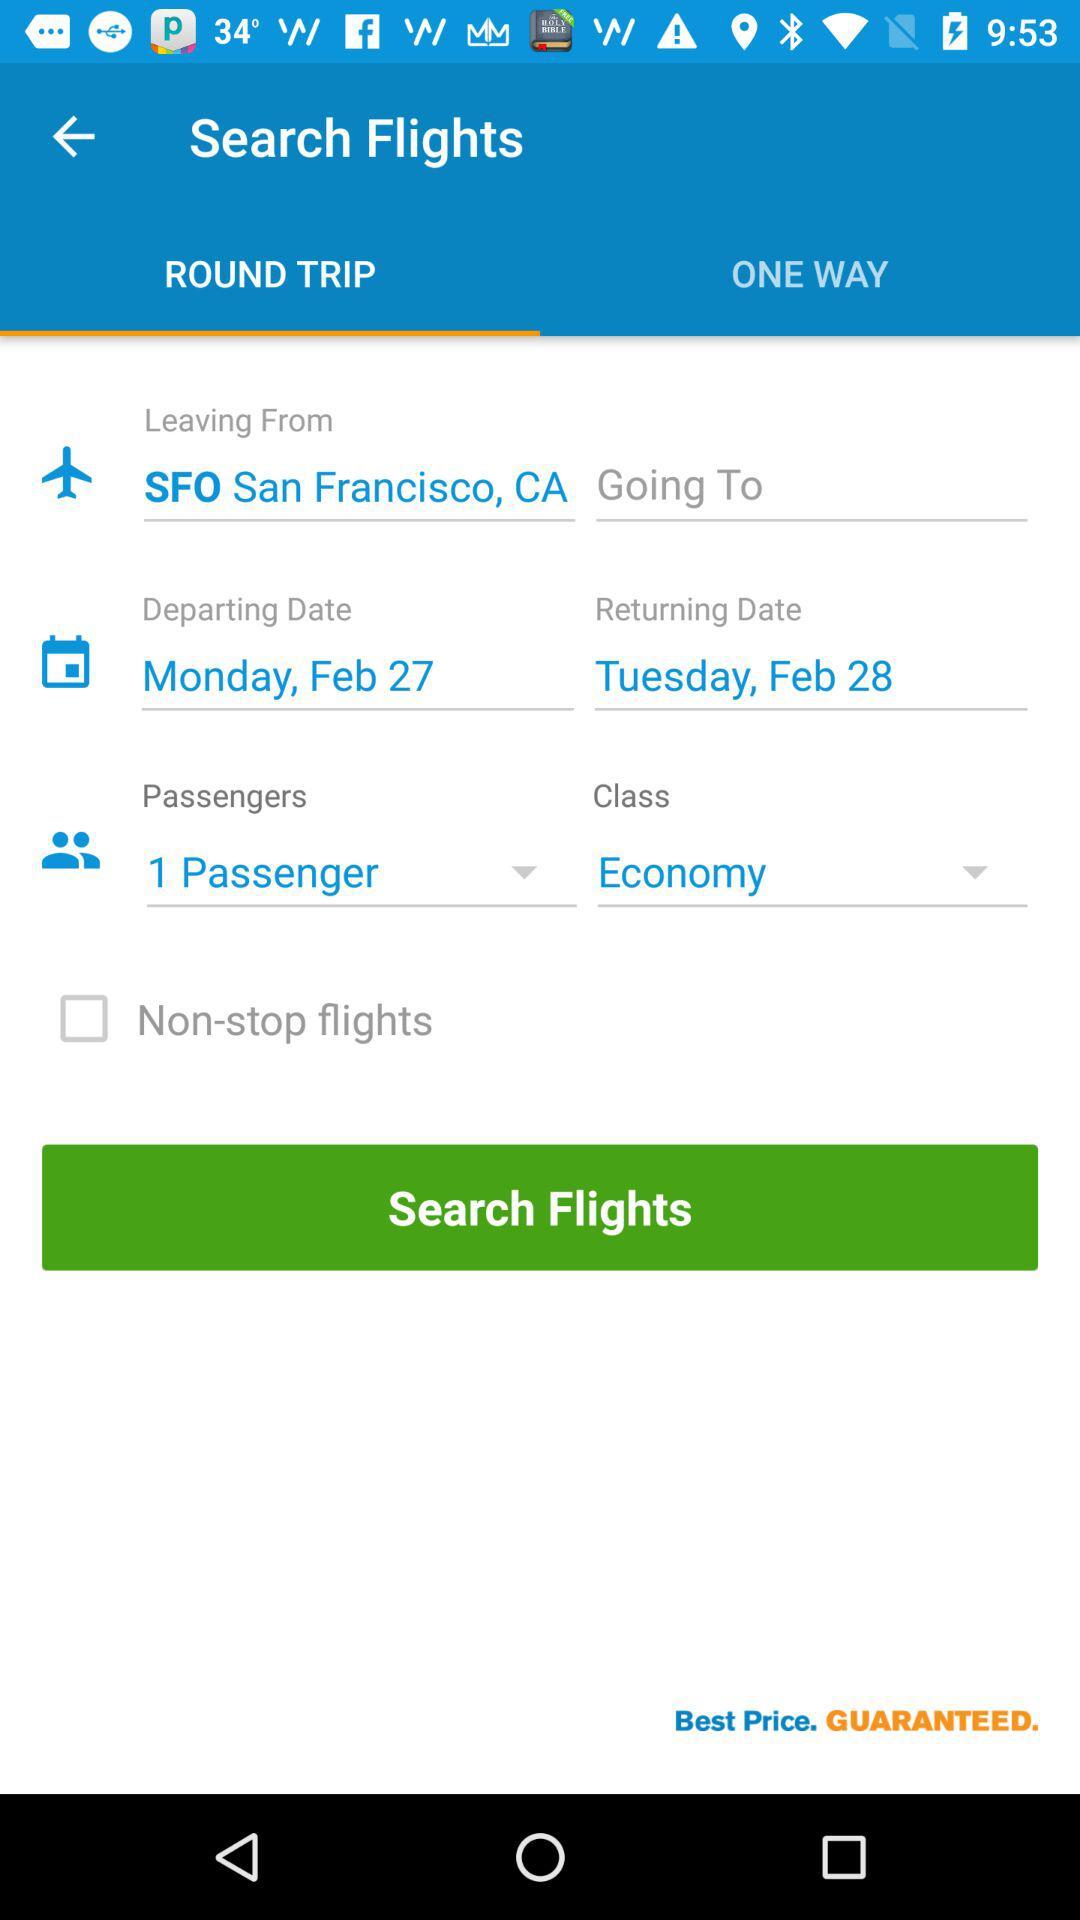  What do you see at coordinates (811, 486) in the screenshot?
I see `describe the airport you are going to` at bounding box center [811, 486].